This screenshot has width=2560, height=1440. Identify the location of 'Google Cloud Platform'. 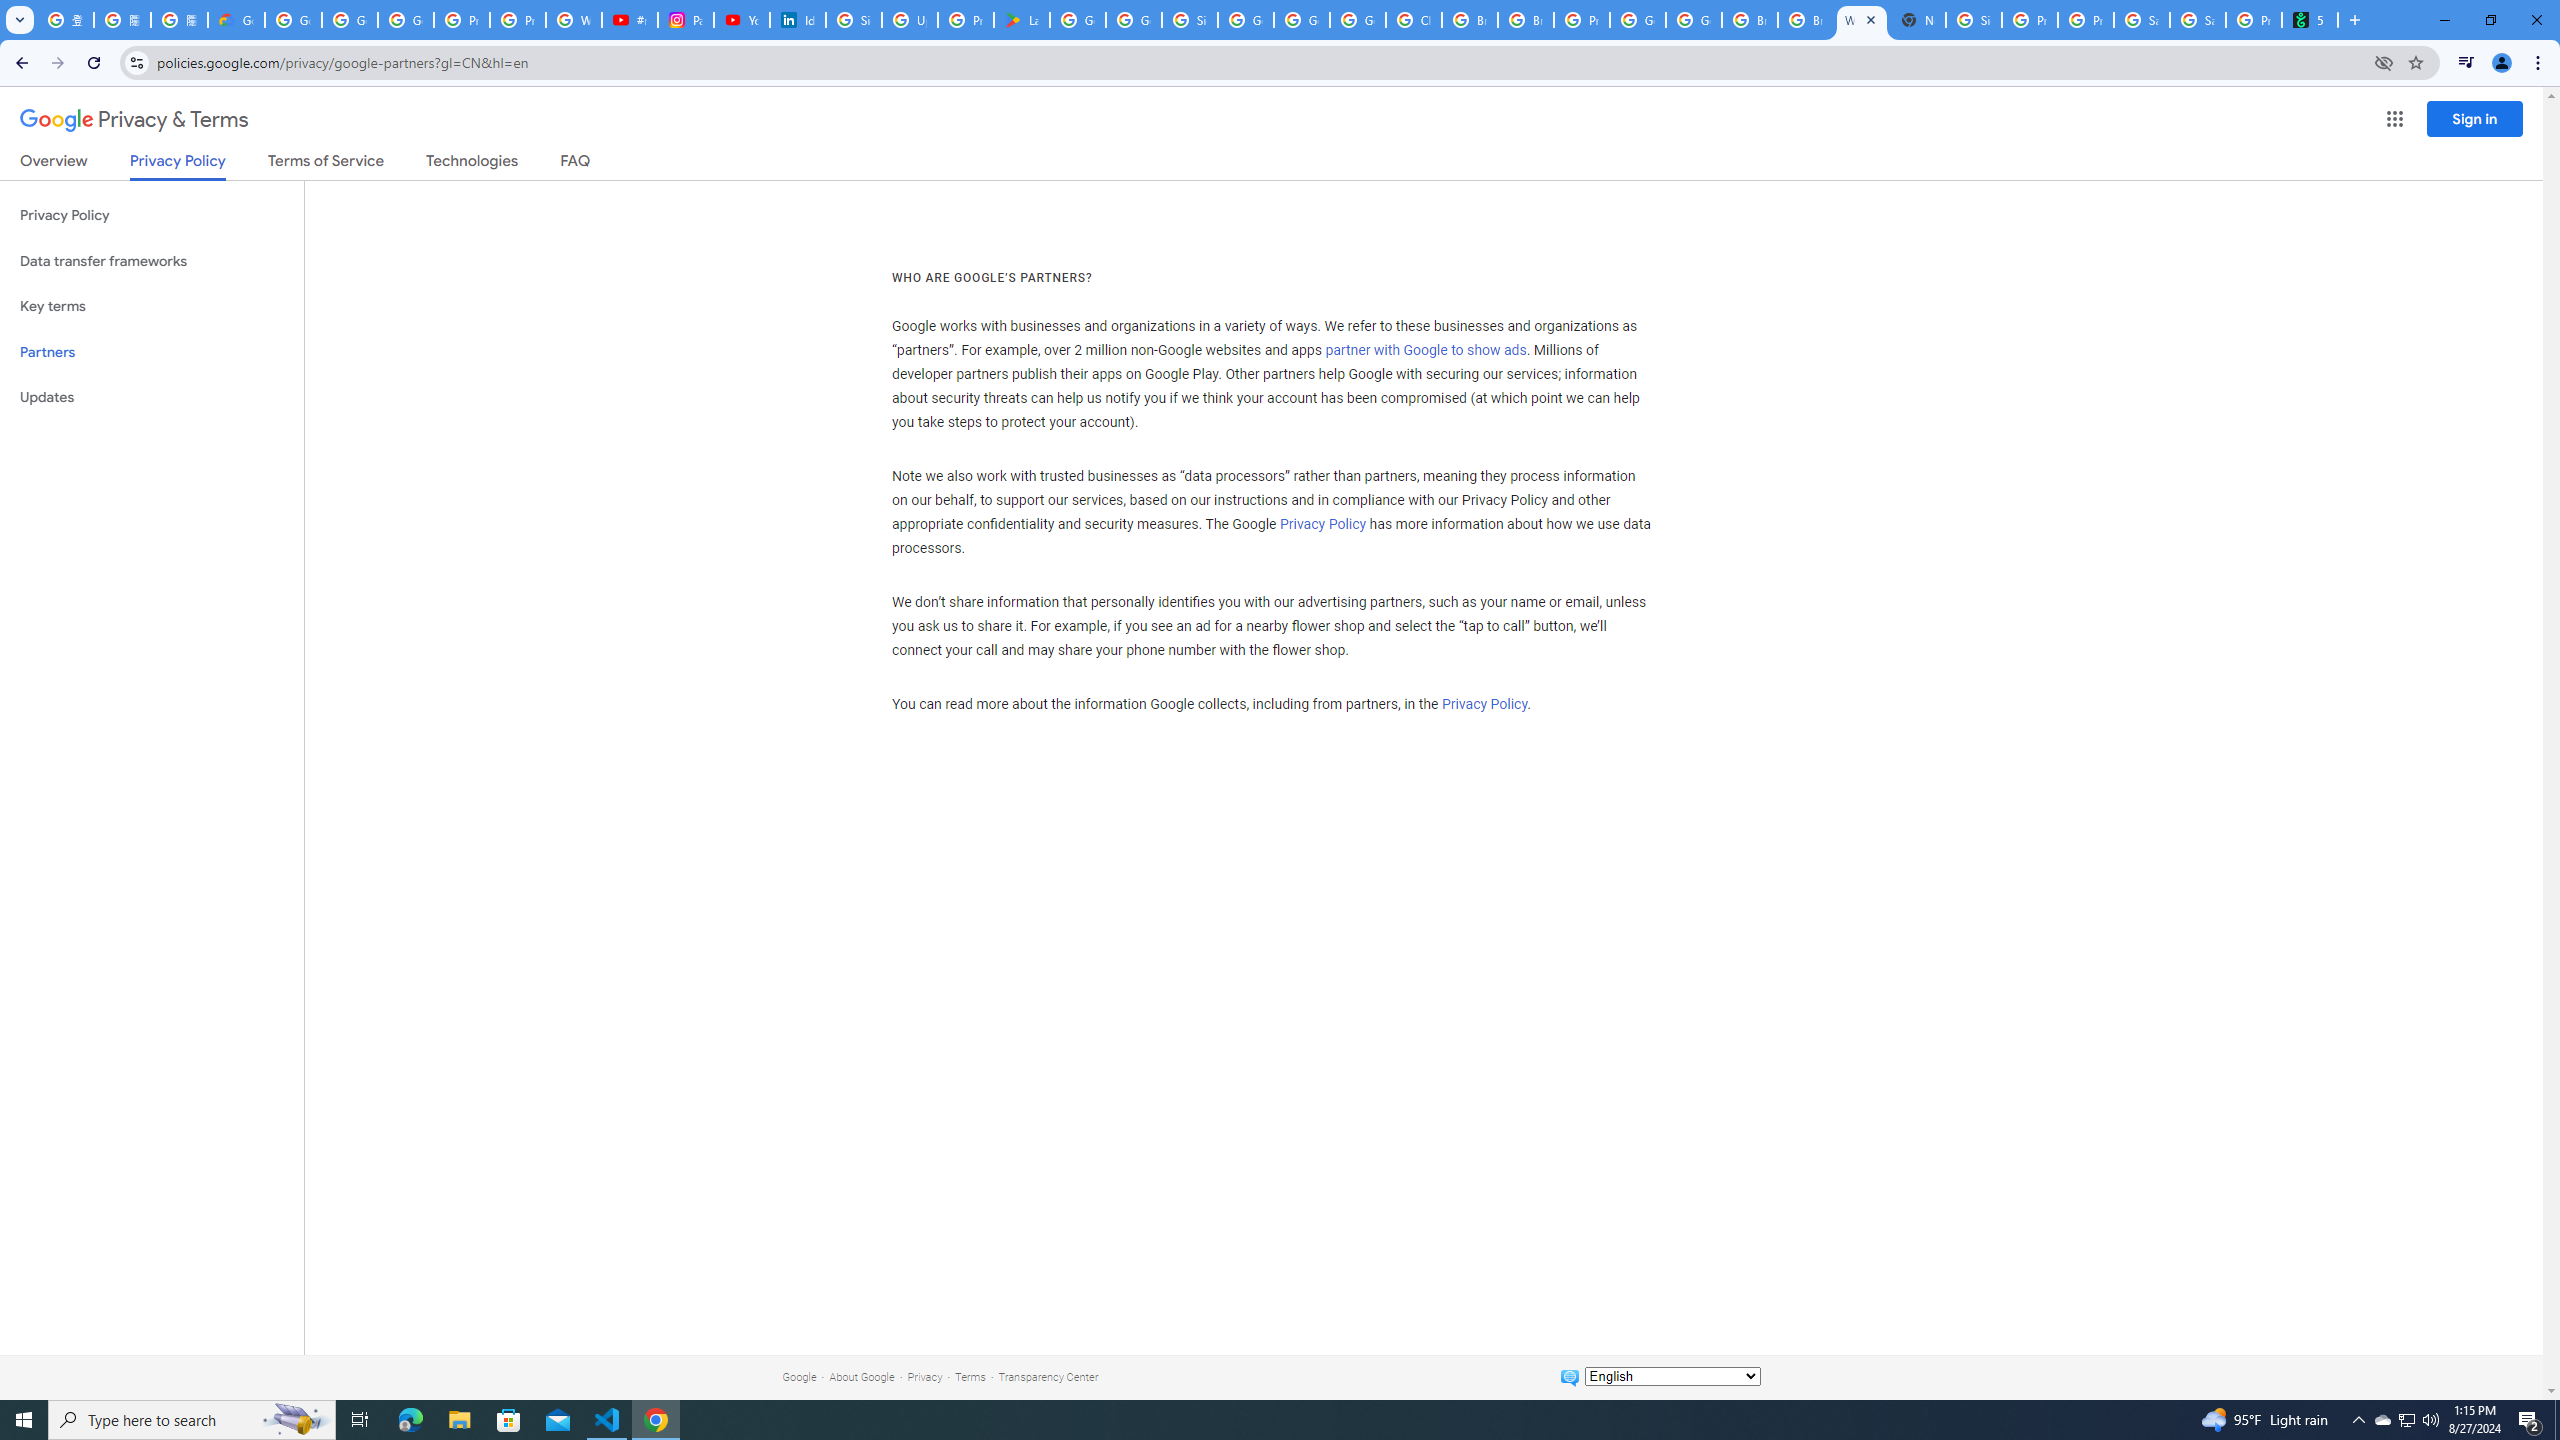
(1692, 19).